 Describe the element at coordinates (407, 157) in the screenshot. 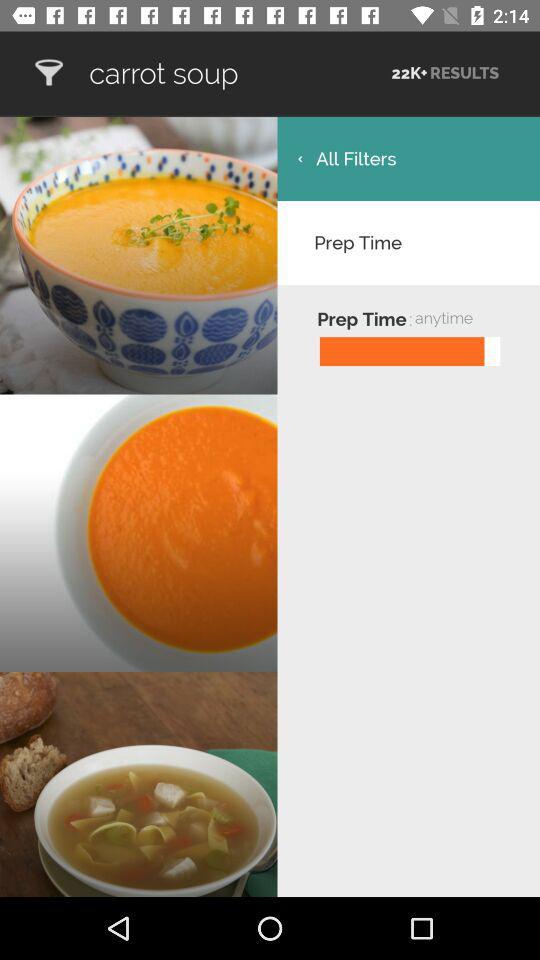

I see `the icon above the prep time item` at that location.